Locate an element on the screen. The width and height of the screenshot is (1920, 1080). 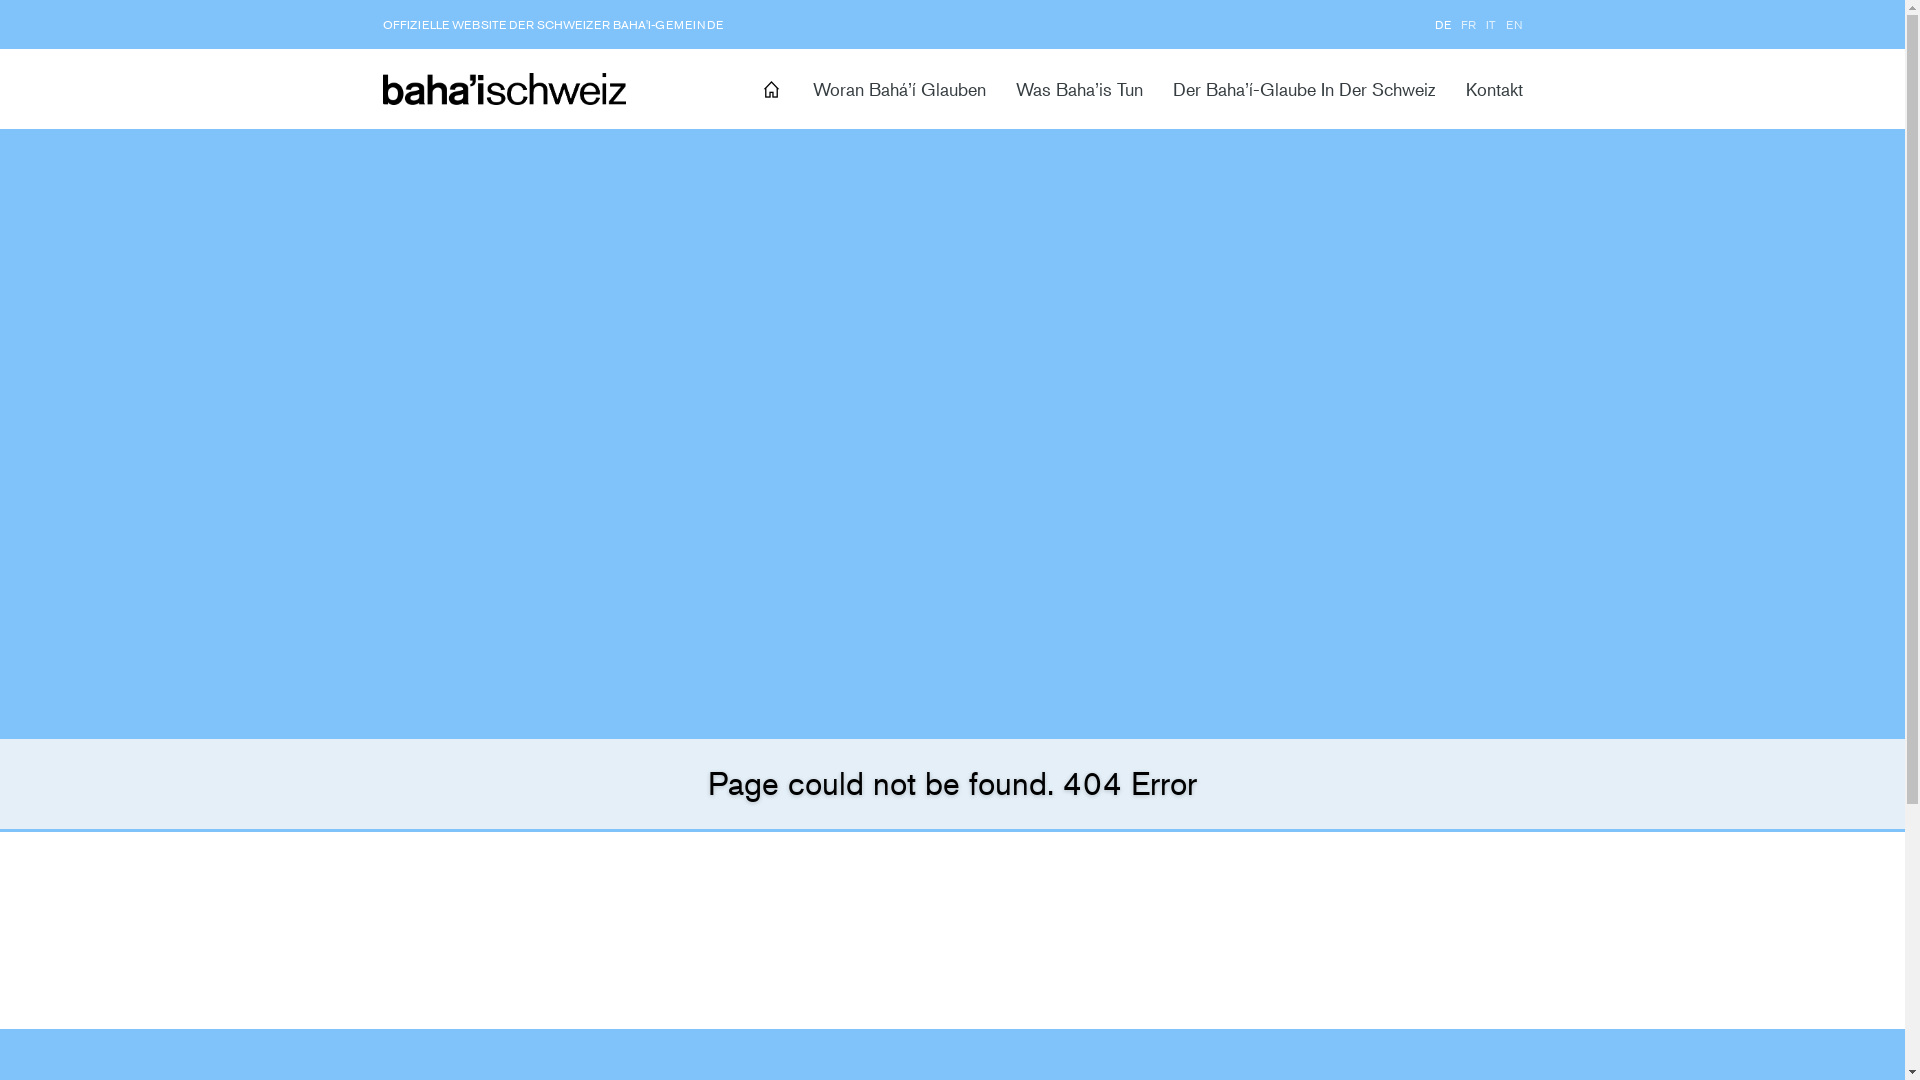
'IT' is located at coordinates (1491, 24).